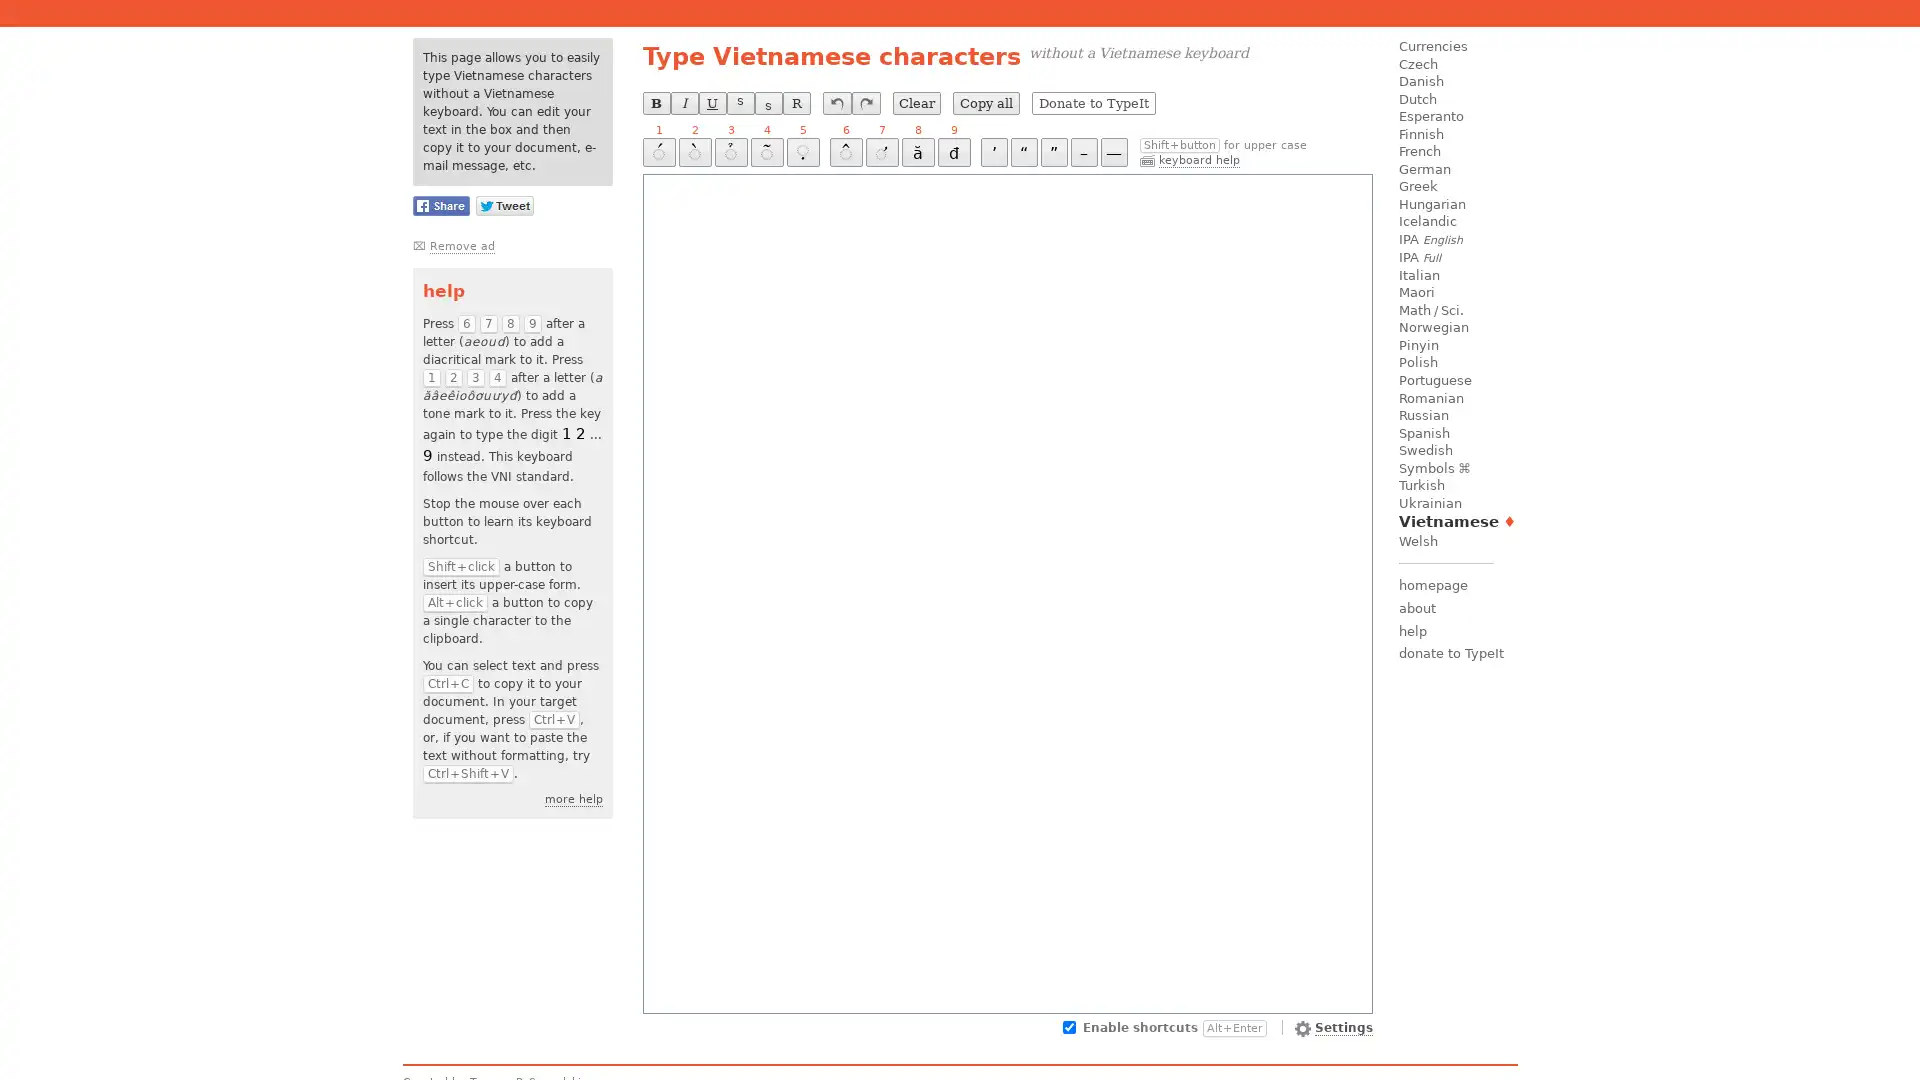  Describe the element at coordinates (802, 151) in the screenshot. I see `5` at that location.